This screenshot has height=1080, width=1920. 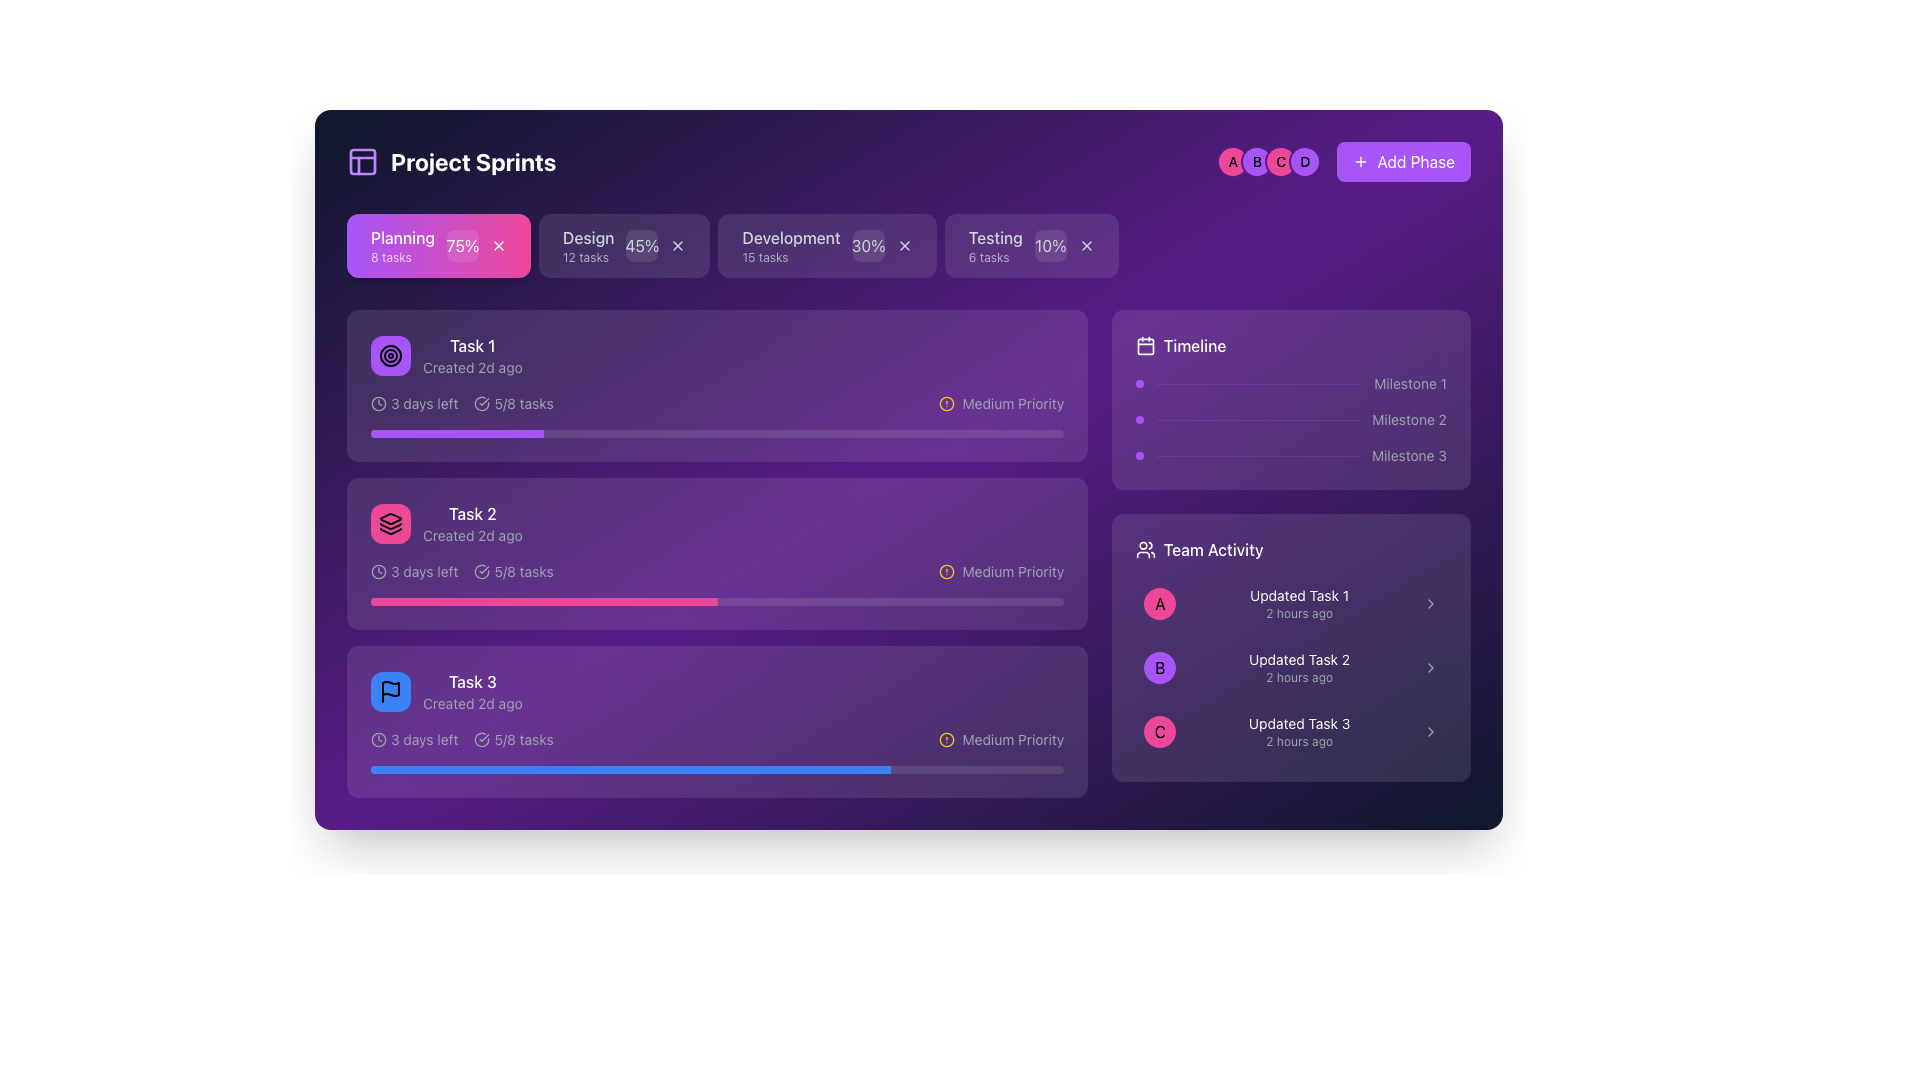 I want to click on the blue progress bar indicator of the third task in the 'Project Sprints' section to potentially see a tooltip or details about the progress, so click(x=629, y=769).